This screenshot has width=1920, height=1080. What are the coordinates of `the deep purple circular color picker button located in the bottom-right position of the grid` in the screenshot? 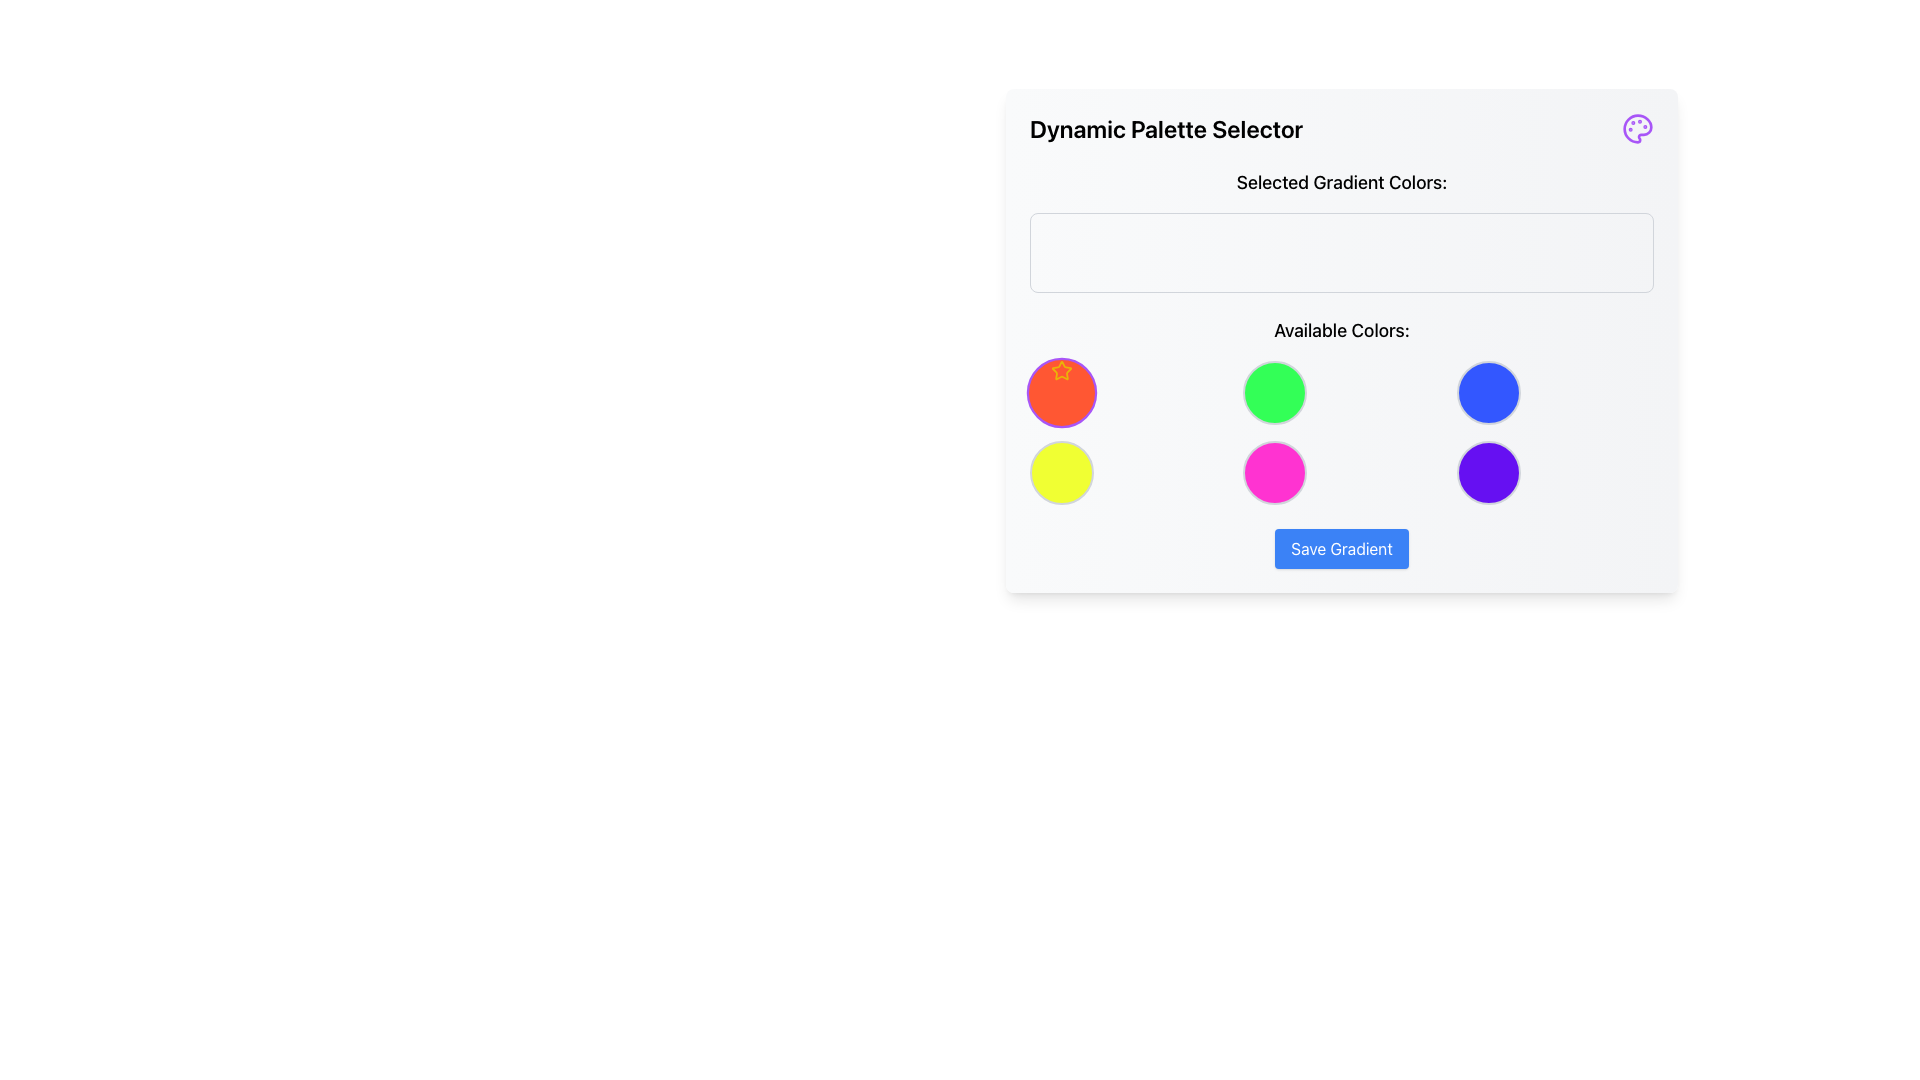 It's located at (1488, 473).